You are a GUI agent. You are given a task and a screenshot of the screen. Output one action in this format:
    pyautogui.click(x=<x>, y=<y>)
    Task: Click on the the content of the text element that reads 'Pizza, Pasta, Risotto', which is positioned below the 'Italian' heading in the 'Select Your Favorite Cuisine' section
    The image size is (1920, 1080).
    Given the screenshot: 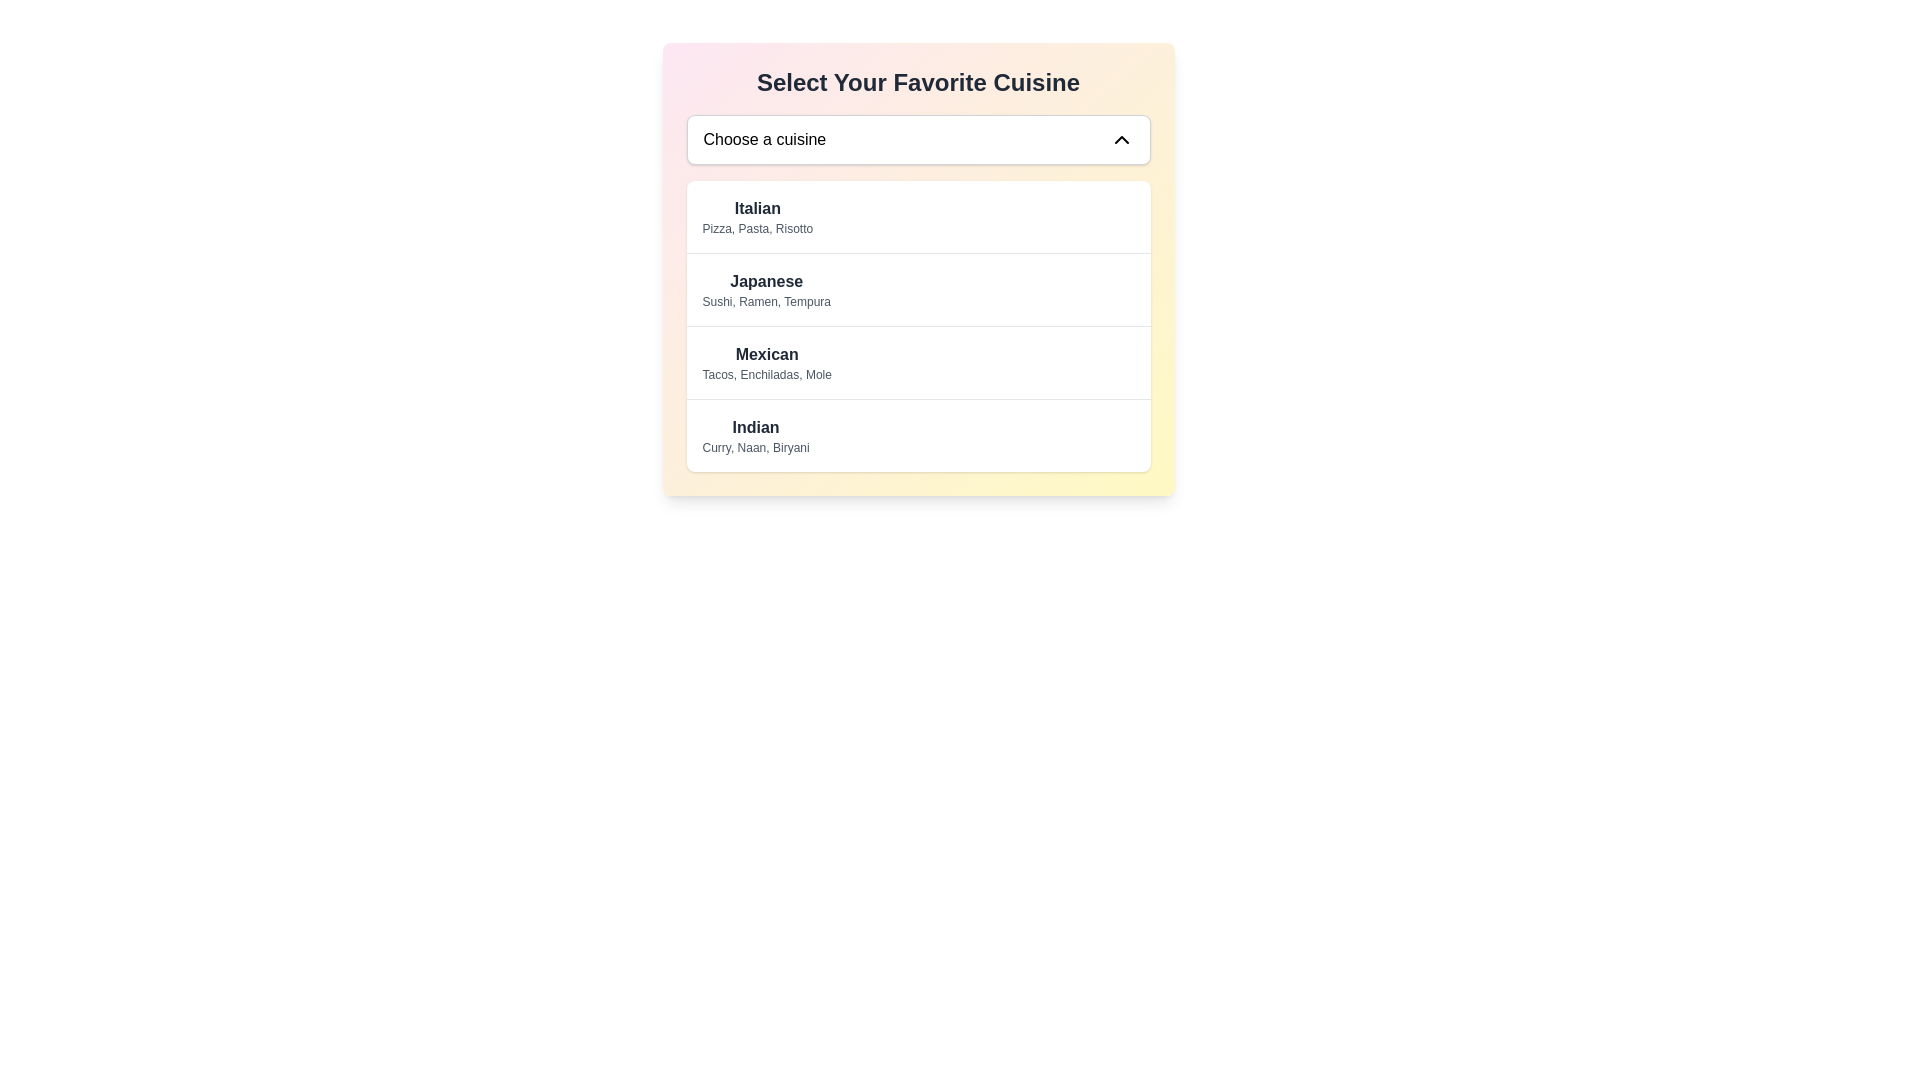 What is the action you would take?
    pyautogui.click(x=756, y=227)
    